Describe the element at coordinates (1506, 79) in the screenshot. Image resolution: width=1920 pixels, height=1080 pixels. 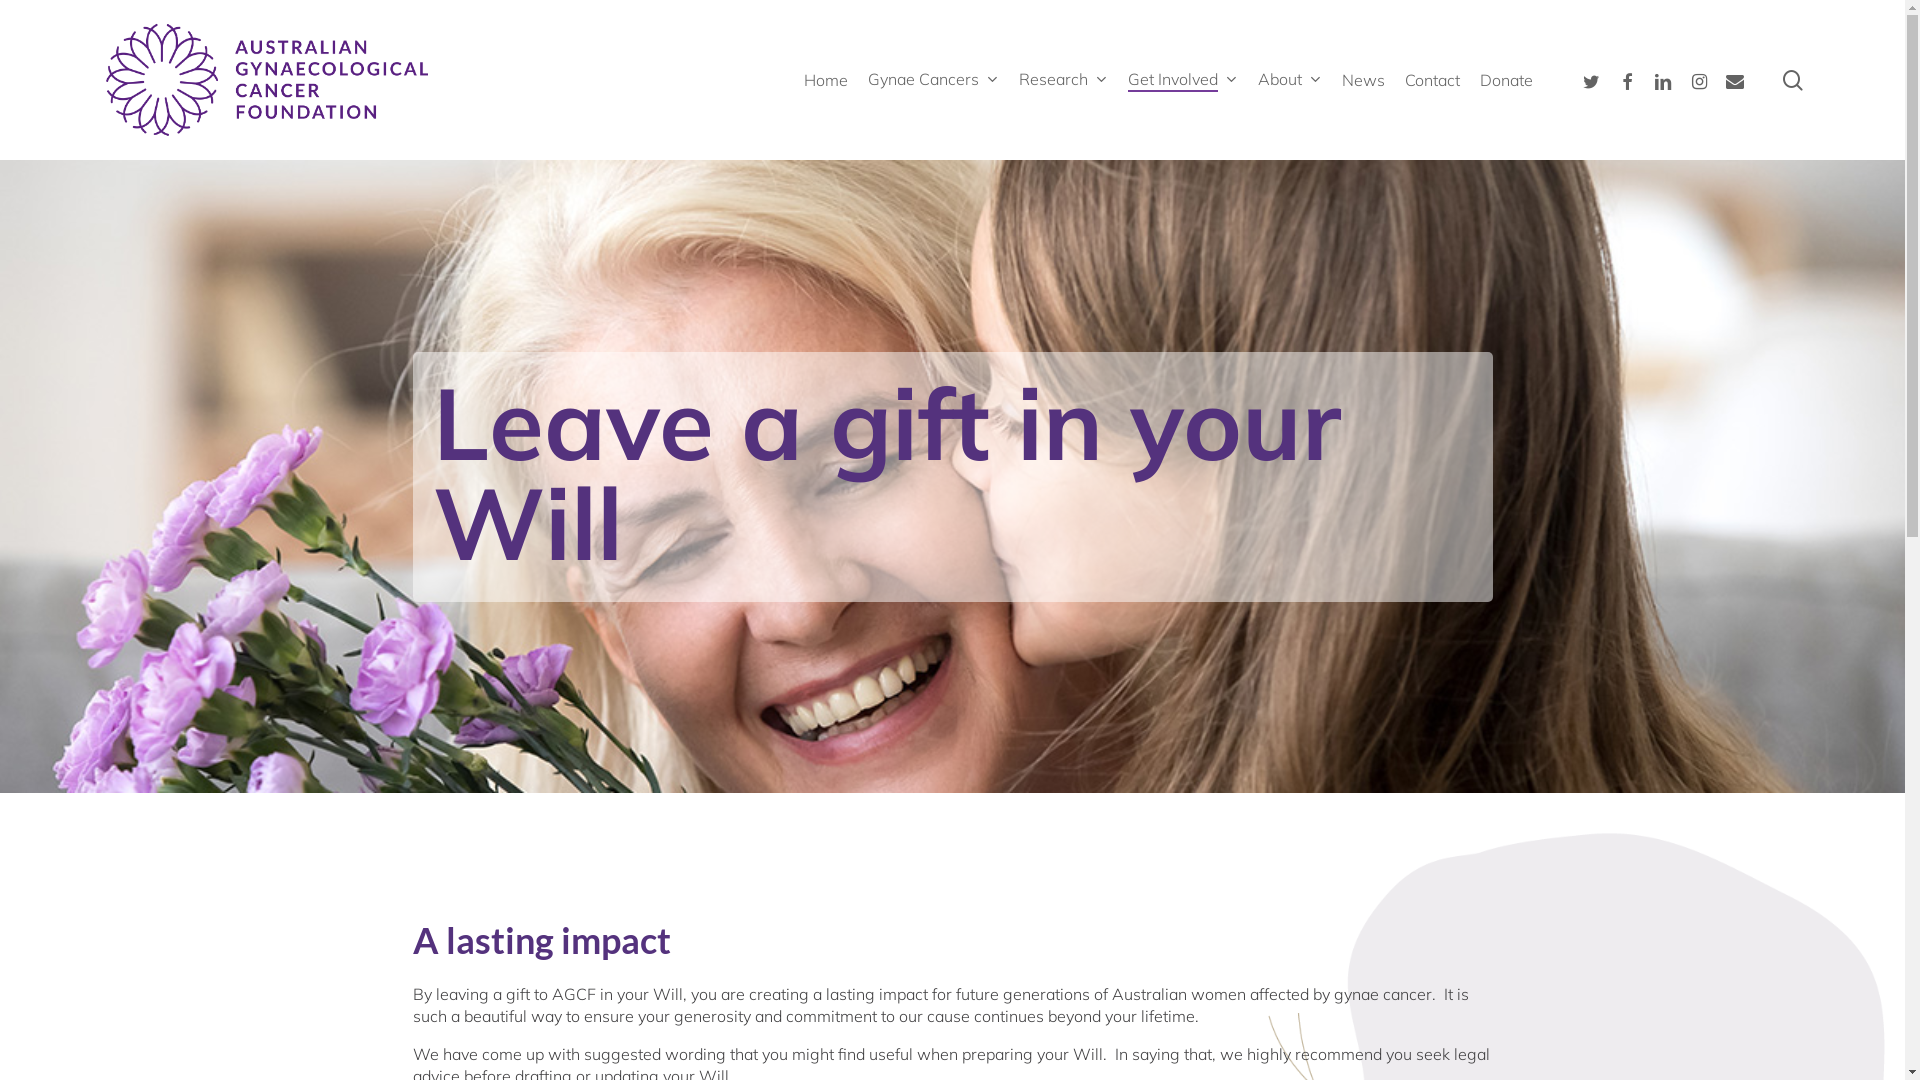
I see `'Donate'` at that location.